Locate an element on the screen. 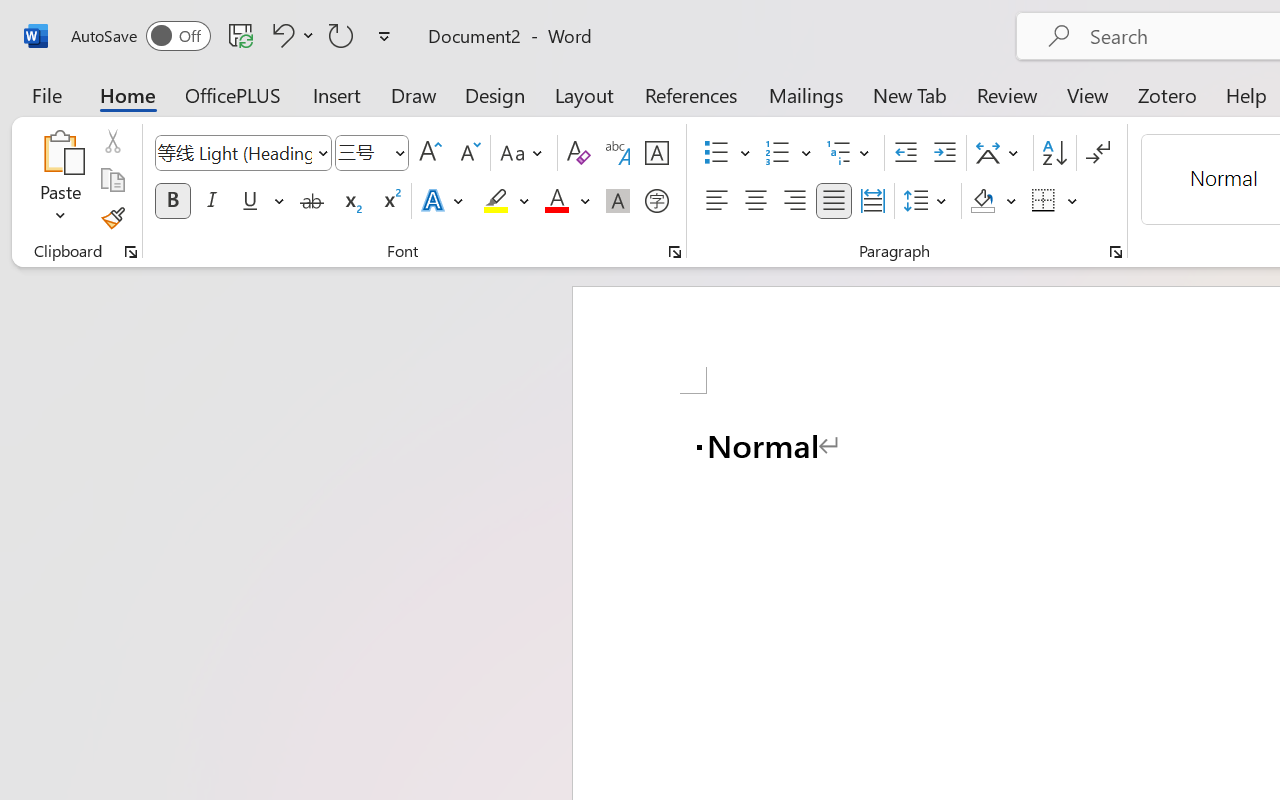 This screenshot has height=800, width=1280. 'Center' is located at coordinates (755, 201).